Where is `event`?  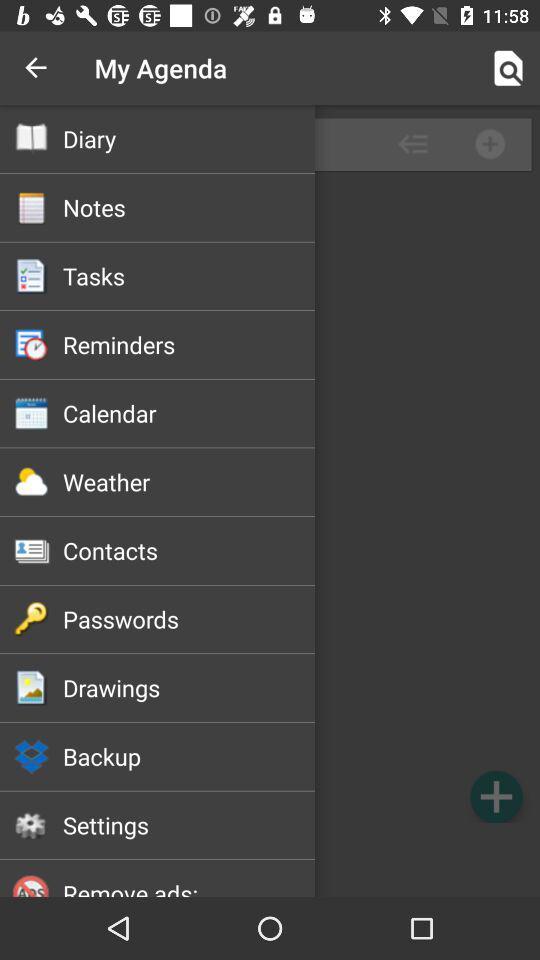 event is located at coordinates (495, 796).